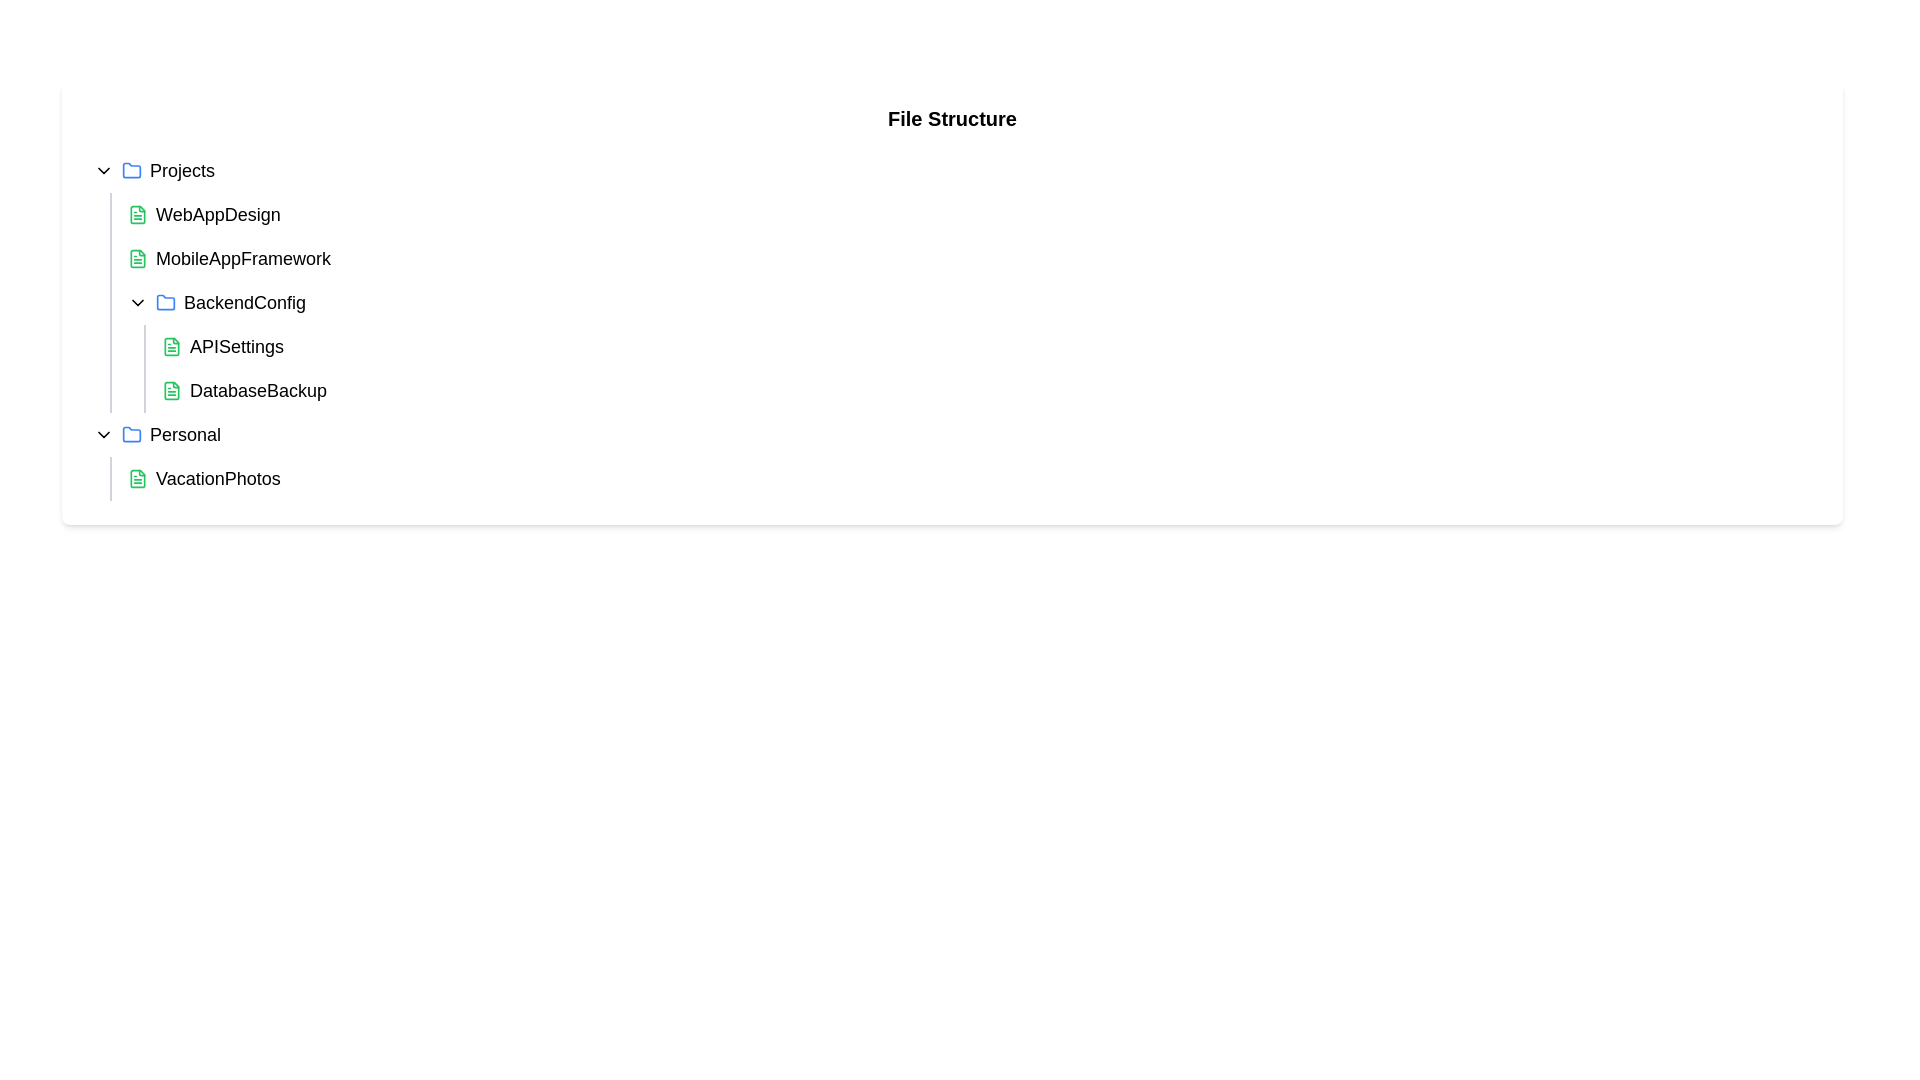 Image resolution: width=1920 pixels, height=1080 pixels. I want to click on the icon that represents the 'VacationPhotos' file, located to the left of the 'VacationPhotos' text within the 'Personal' folder group, so click(137, 478).